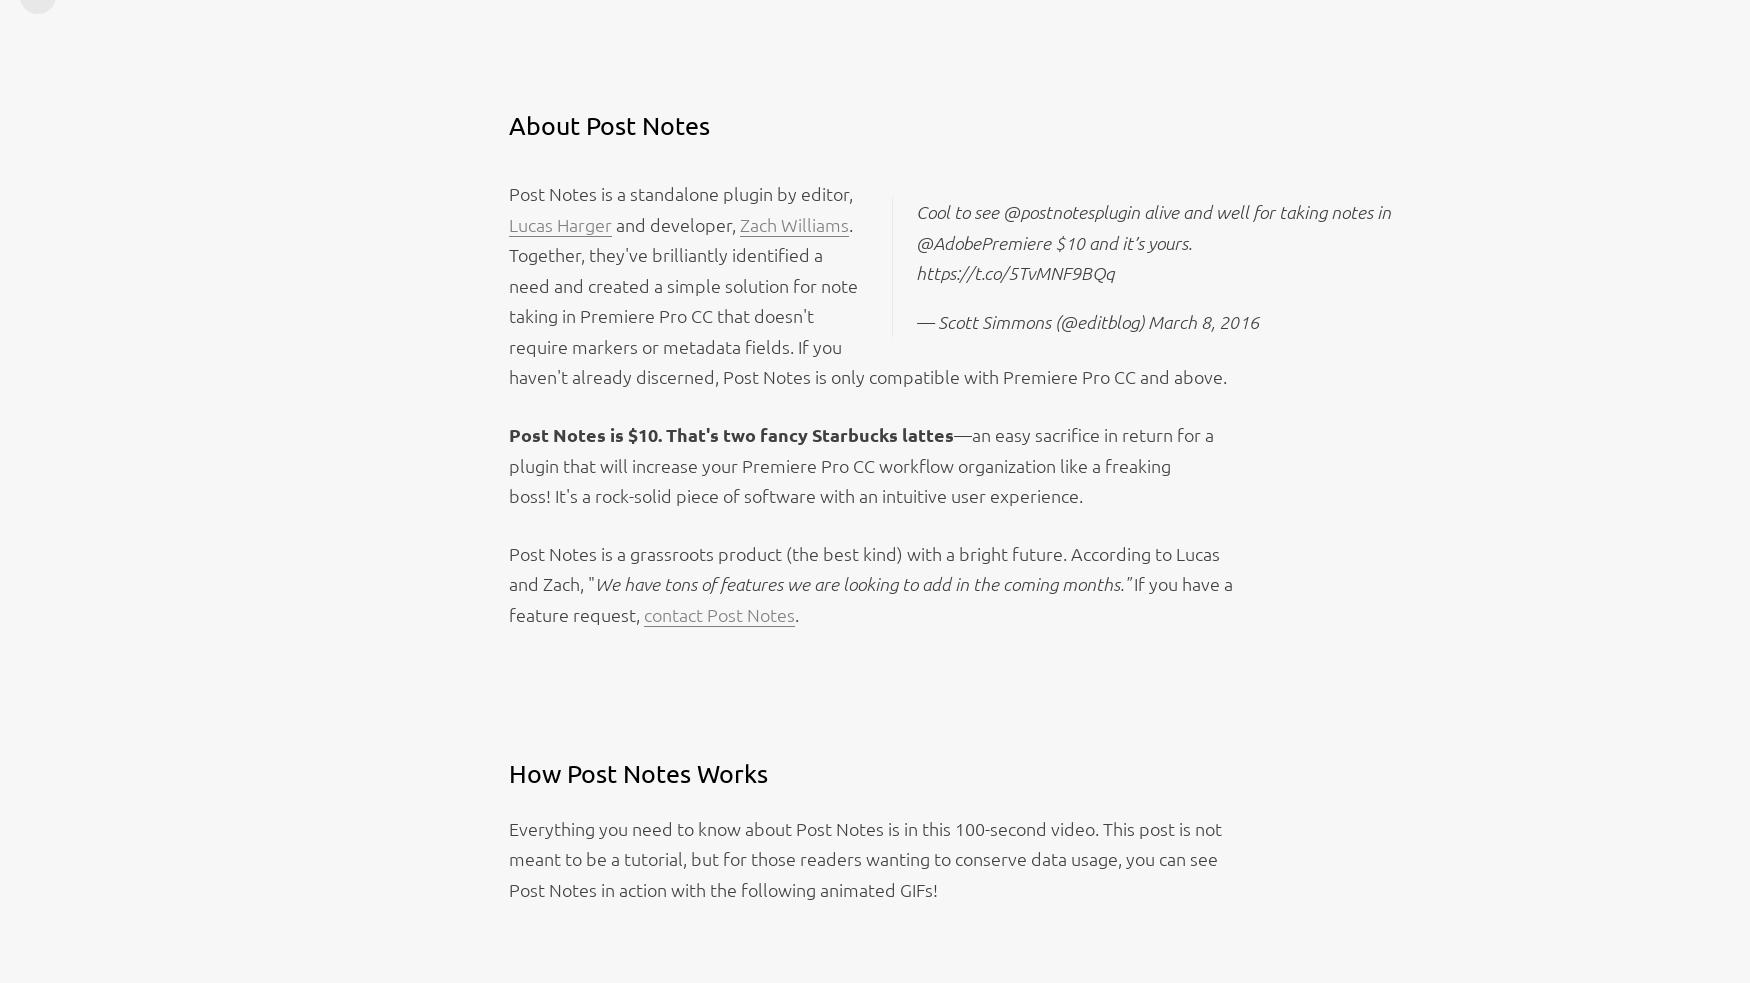 The height and width of the screenshot is (983, 1750). I want to click on '@postnotesplugin', so click(1071, 210).